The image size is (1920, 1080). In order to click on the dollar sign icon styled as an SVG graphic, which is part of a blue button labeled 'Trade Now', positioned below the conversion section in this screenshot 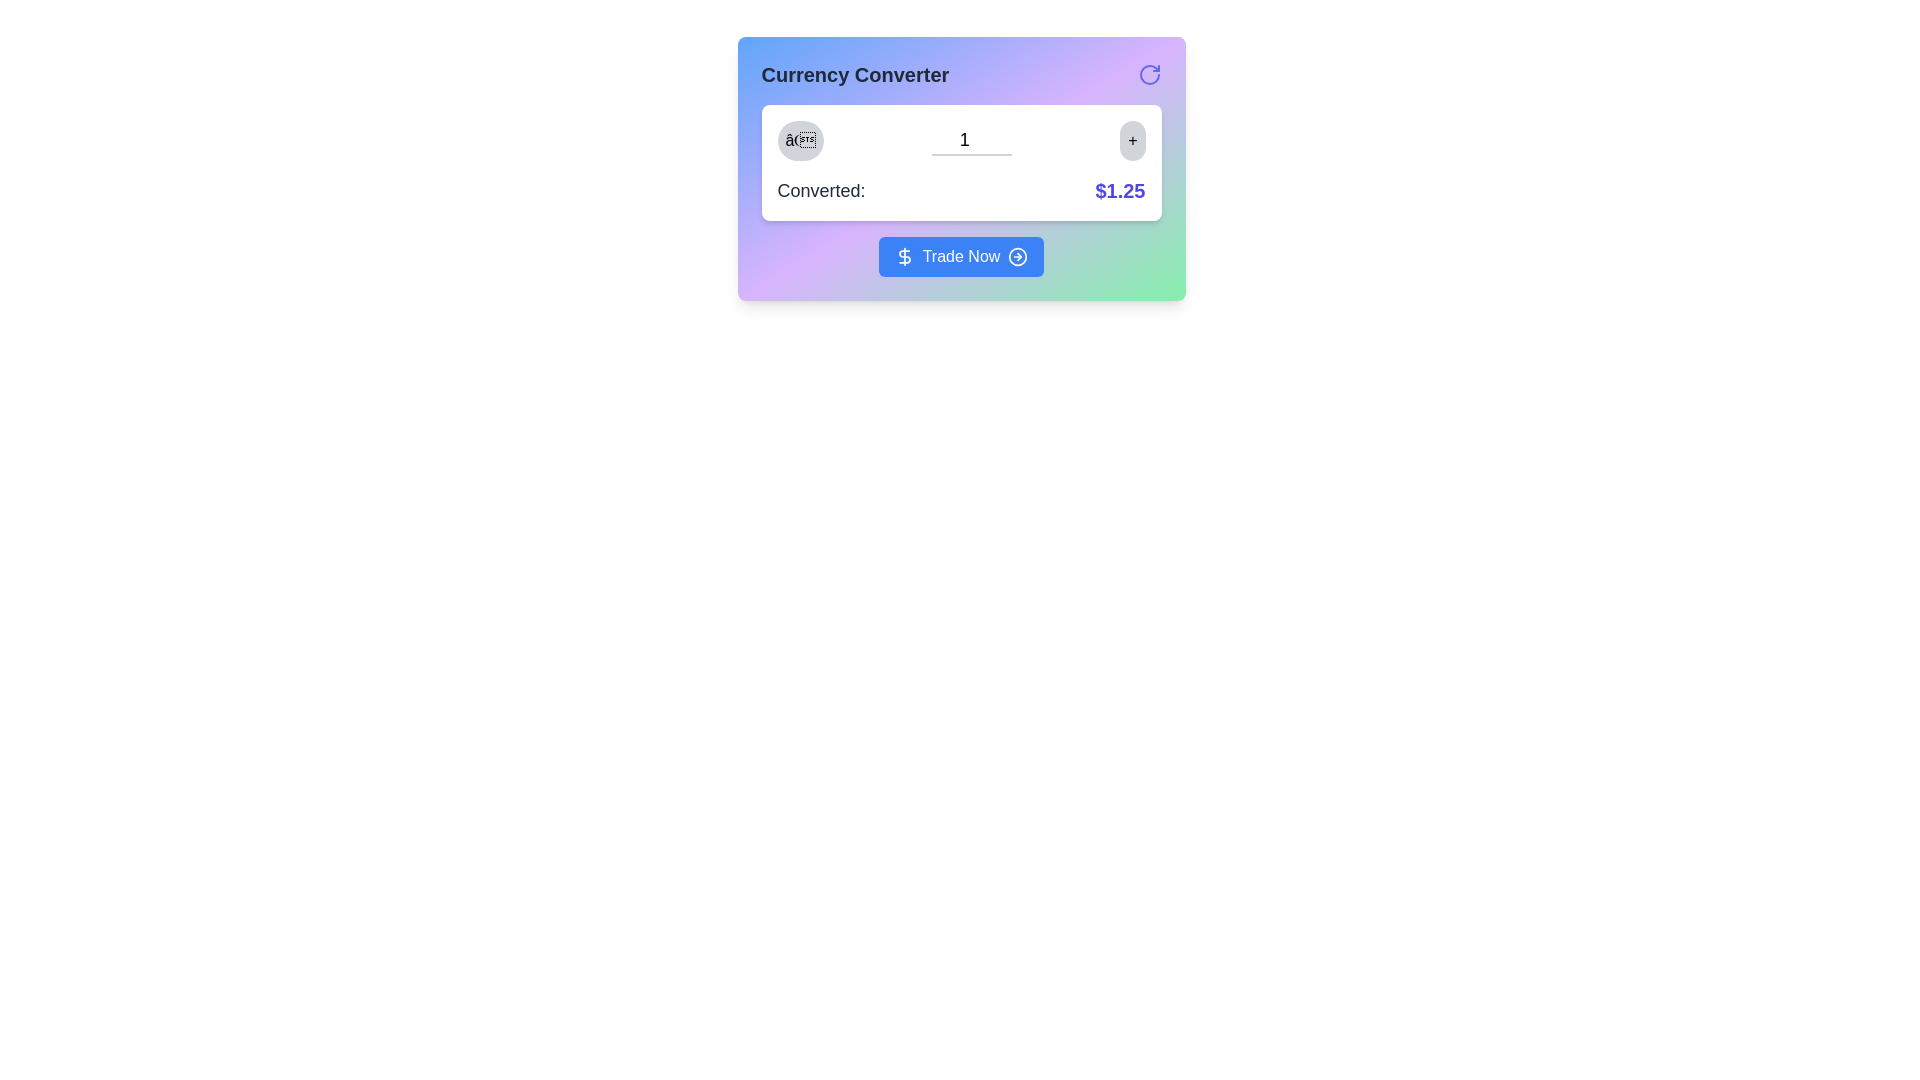, I will do `click(903, 256)`.